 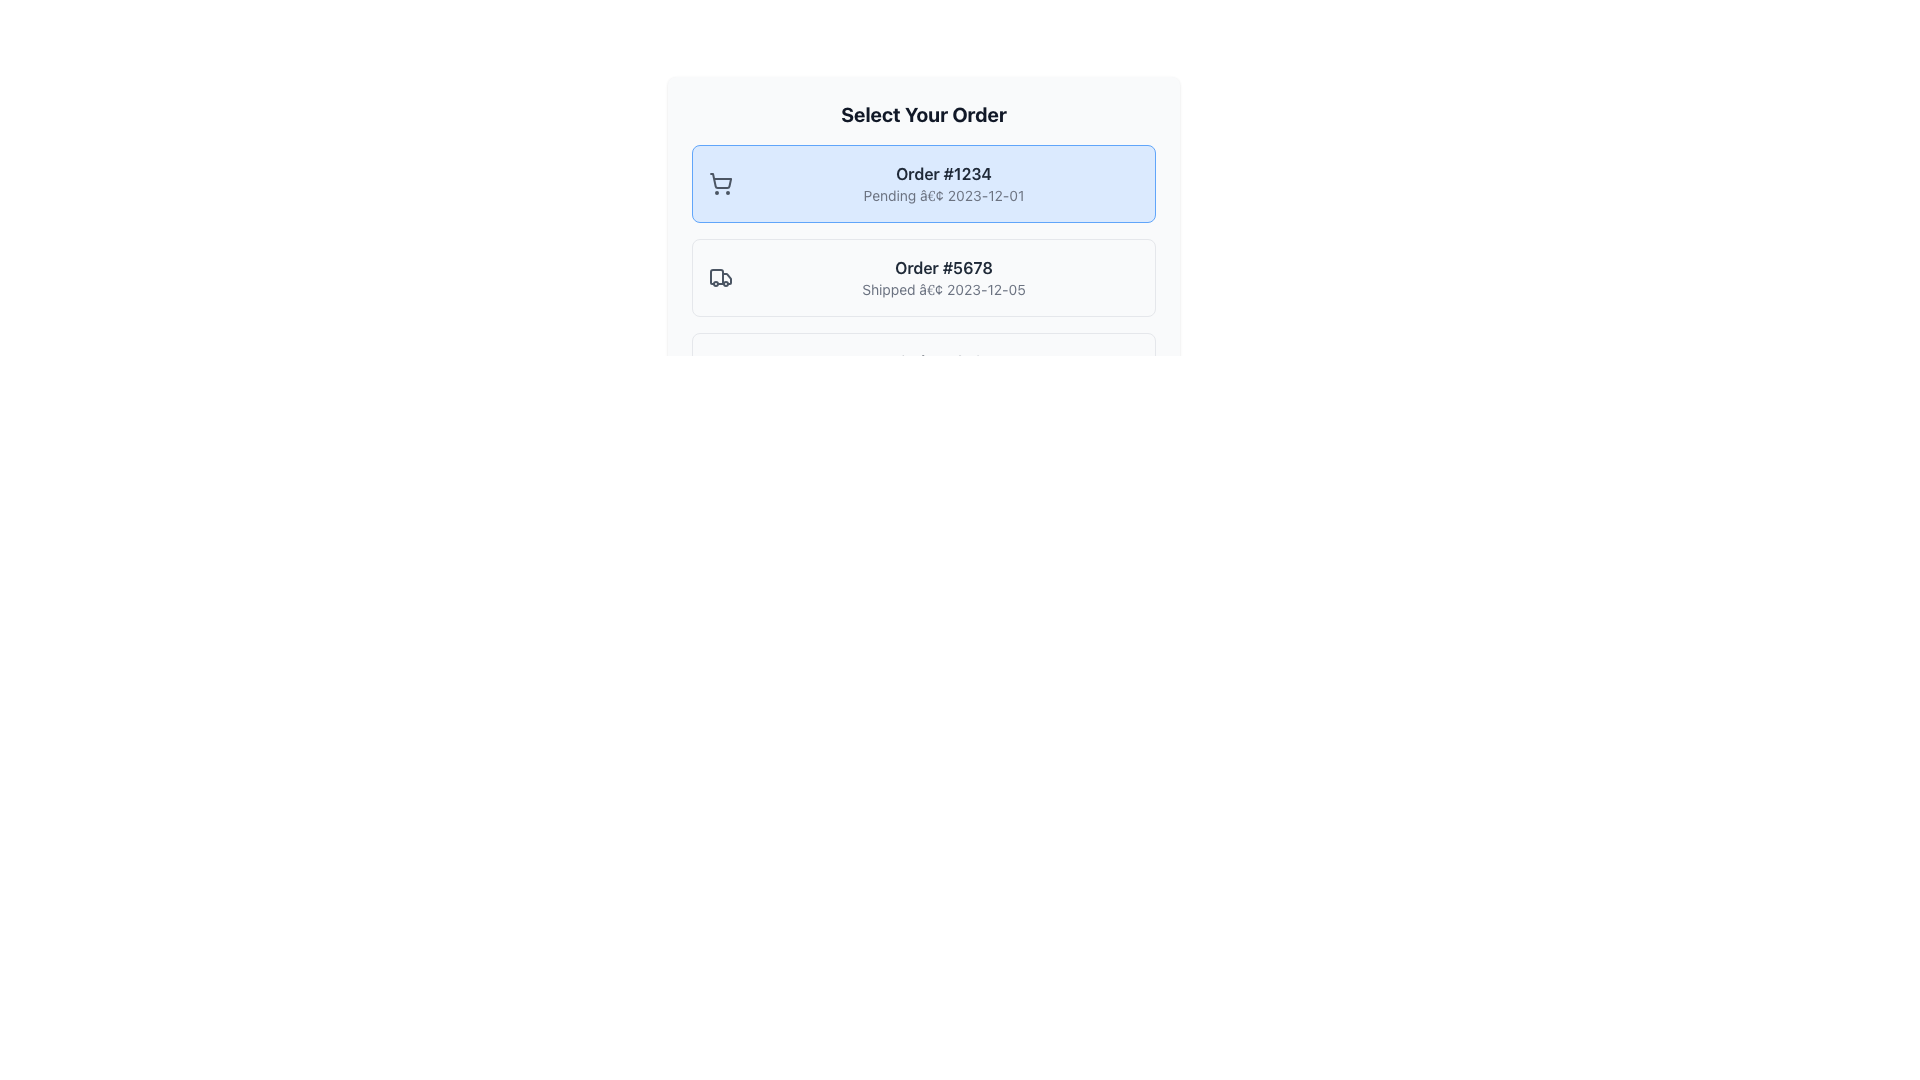 I want to click on to select the order summary card for Order #1234, which is the first card in the vertical list beneath 'Select Your Order', so click(x=923, y=184).